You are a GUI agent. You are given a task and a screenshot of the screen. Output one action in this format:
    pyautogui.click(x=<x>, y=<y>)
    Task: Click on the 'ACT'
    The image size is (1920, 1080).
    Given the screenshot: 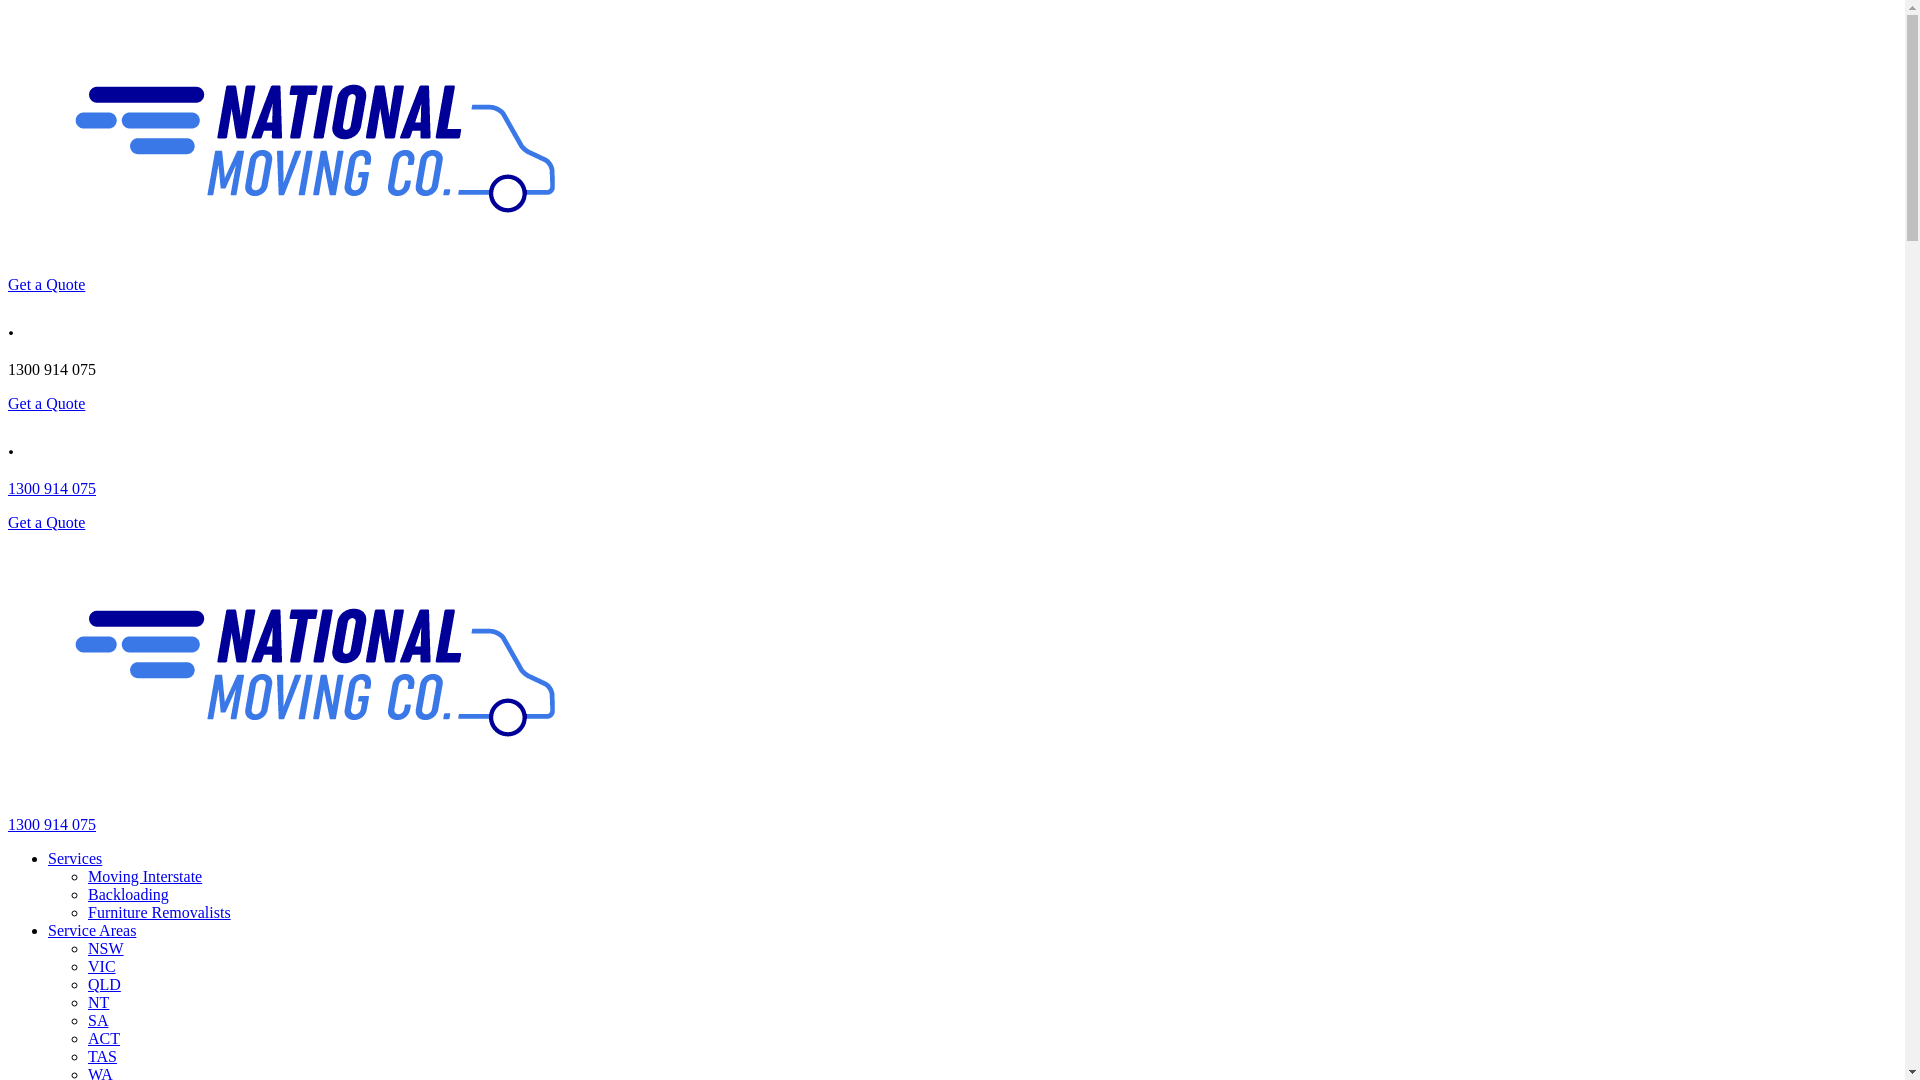 What is the action you would take?
    pyautogui.click(x=86, y=1037)
    